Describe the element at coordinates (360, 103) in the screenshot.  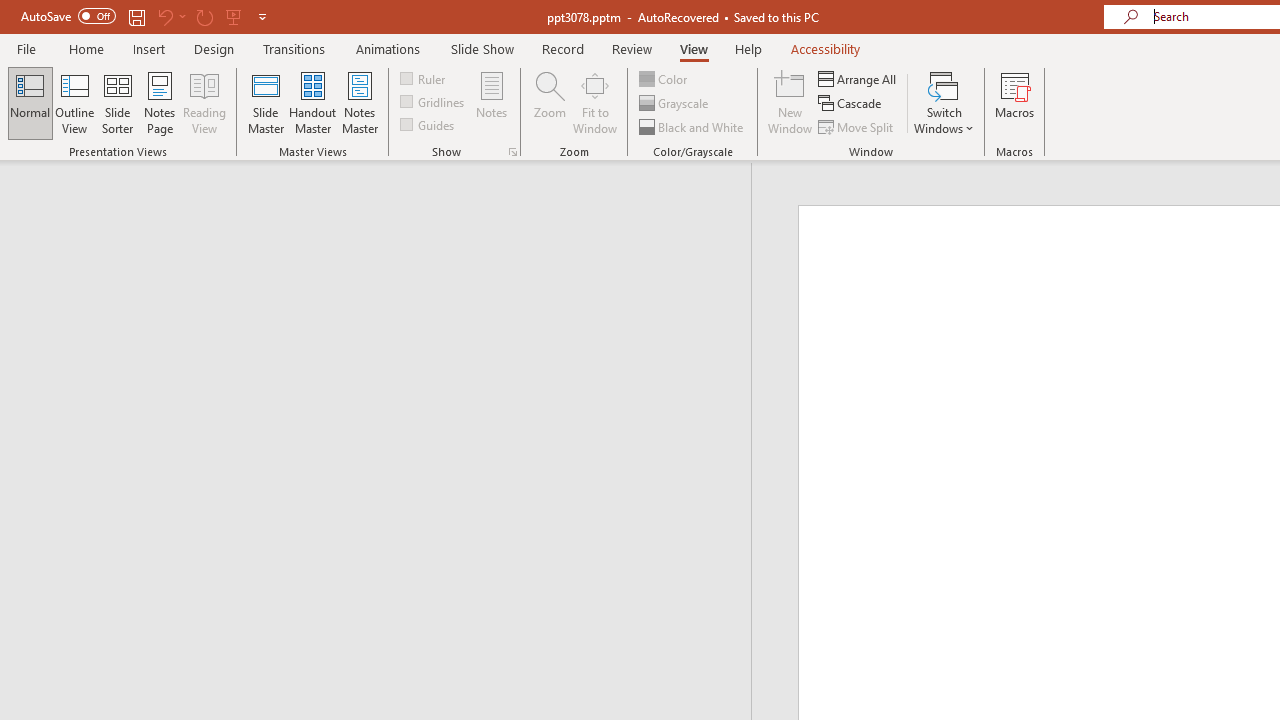
I see `'Notes Master'` at that location.